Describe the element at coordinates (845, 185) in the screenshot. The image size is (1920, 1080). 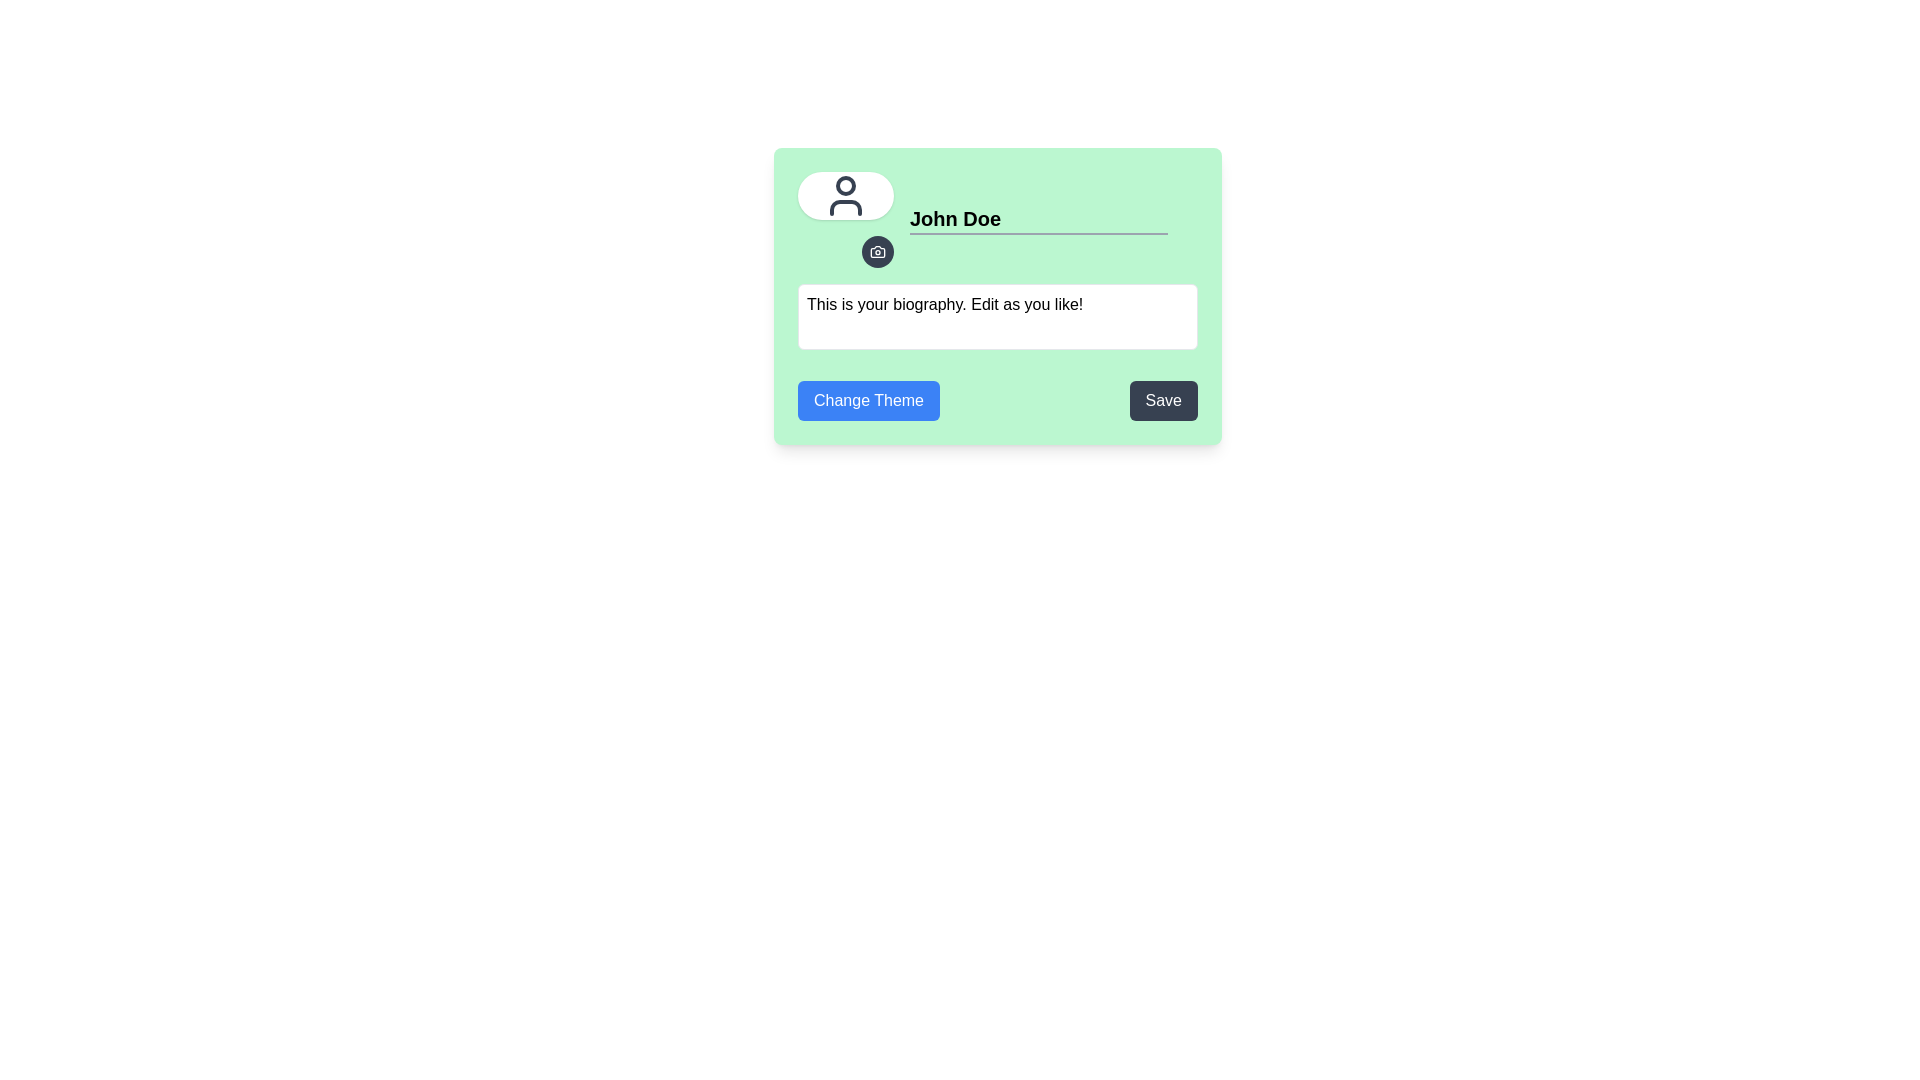
I see `the graphical representation of the circular head portion of the user icon located in the top-left corner of the visible card` at that location.